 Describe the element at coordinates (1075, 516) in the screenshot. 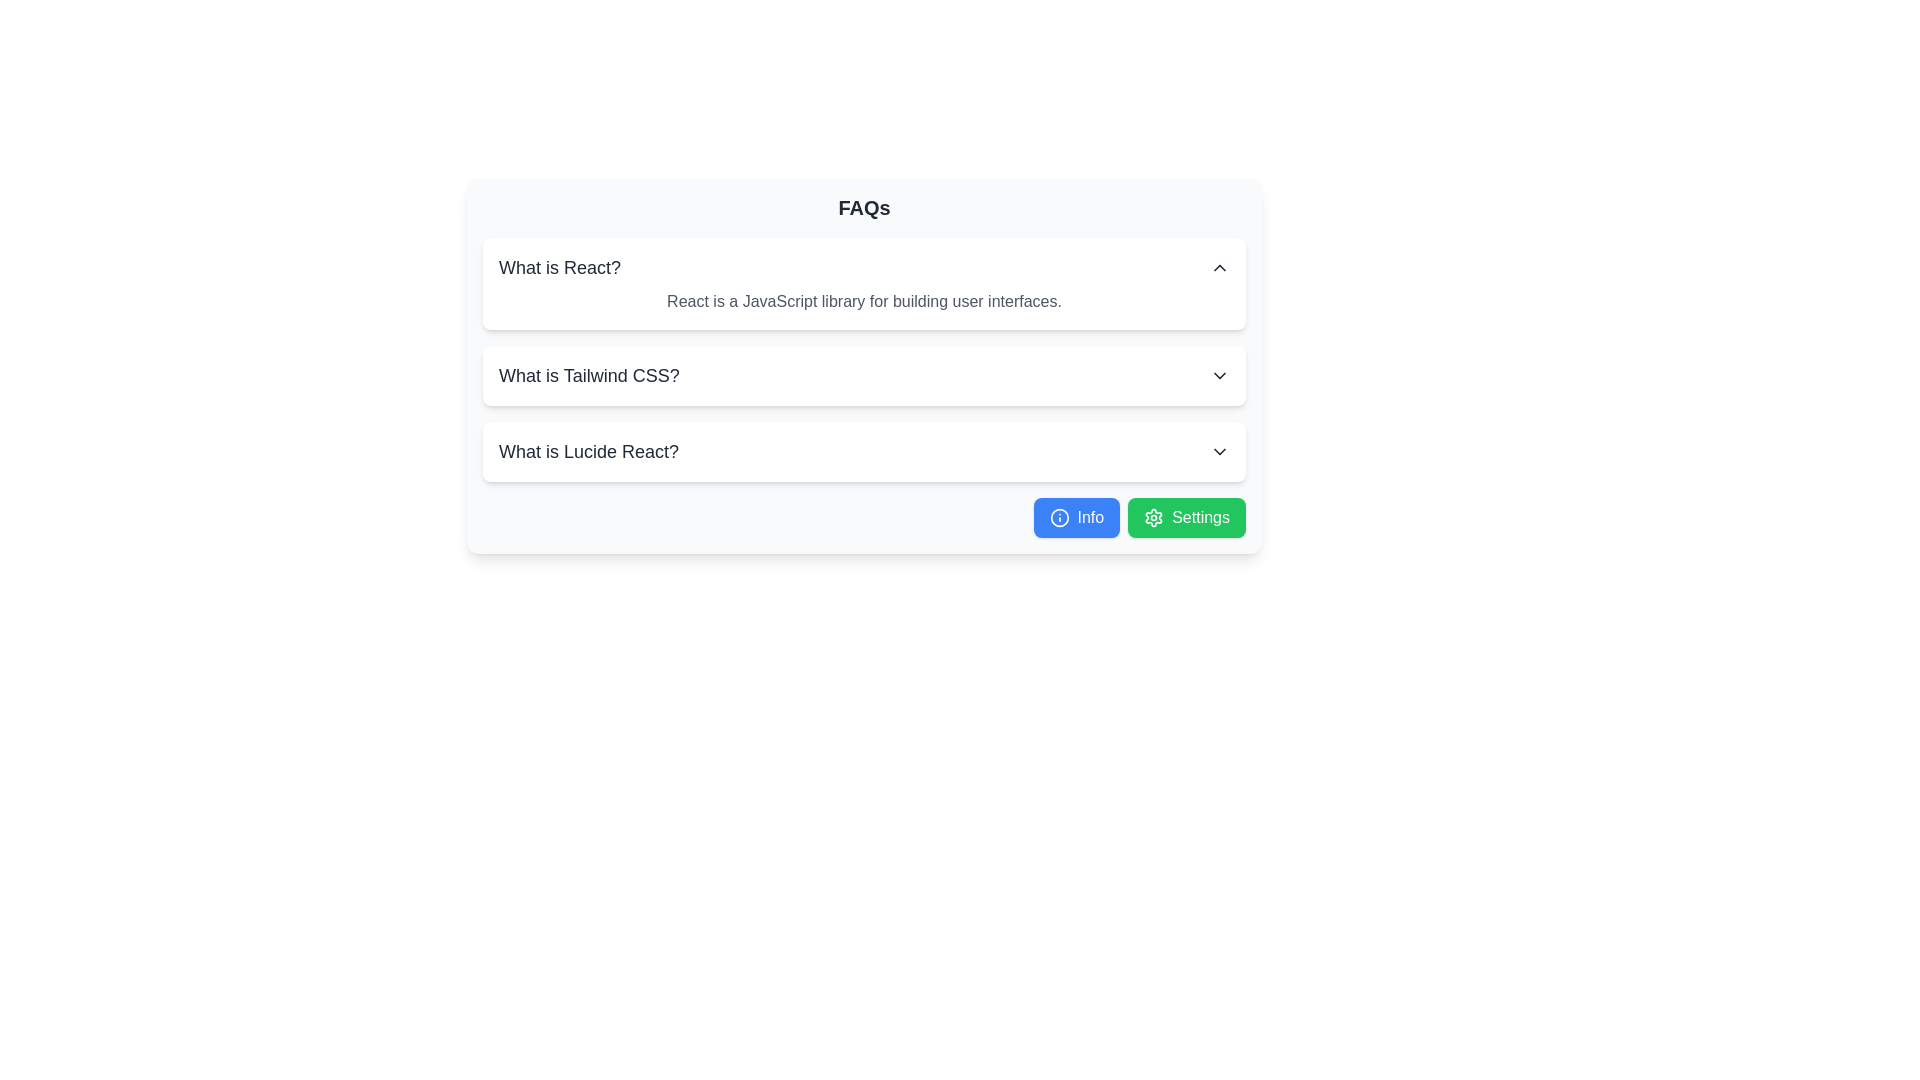

I see `the information button located to the right of the 'Settings' button in the lower right button group` at that location.